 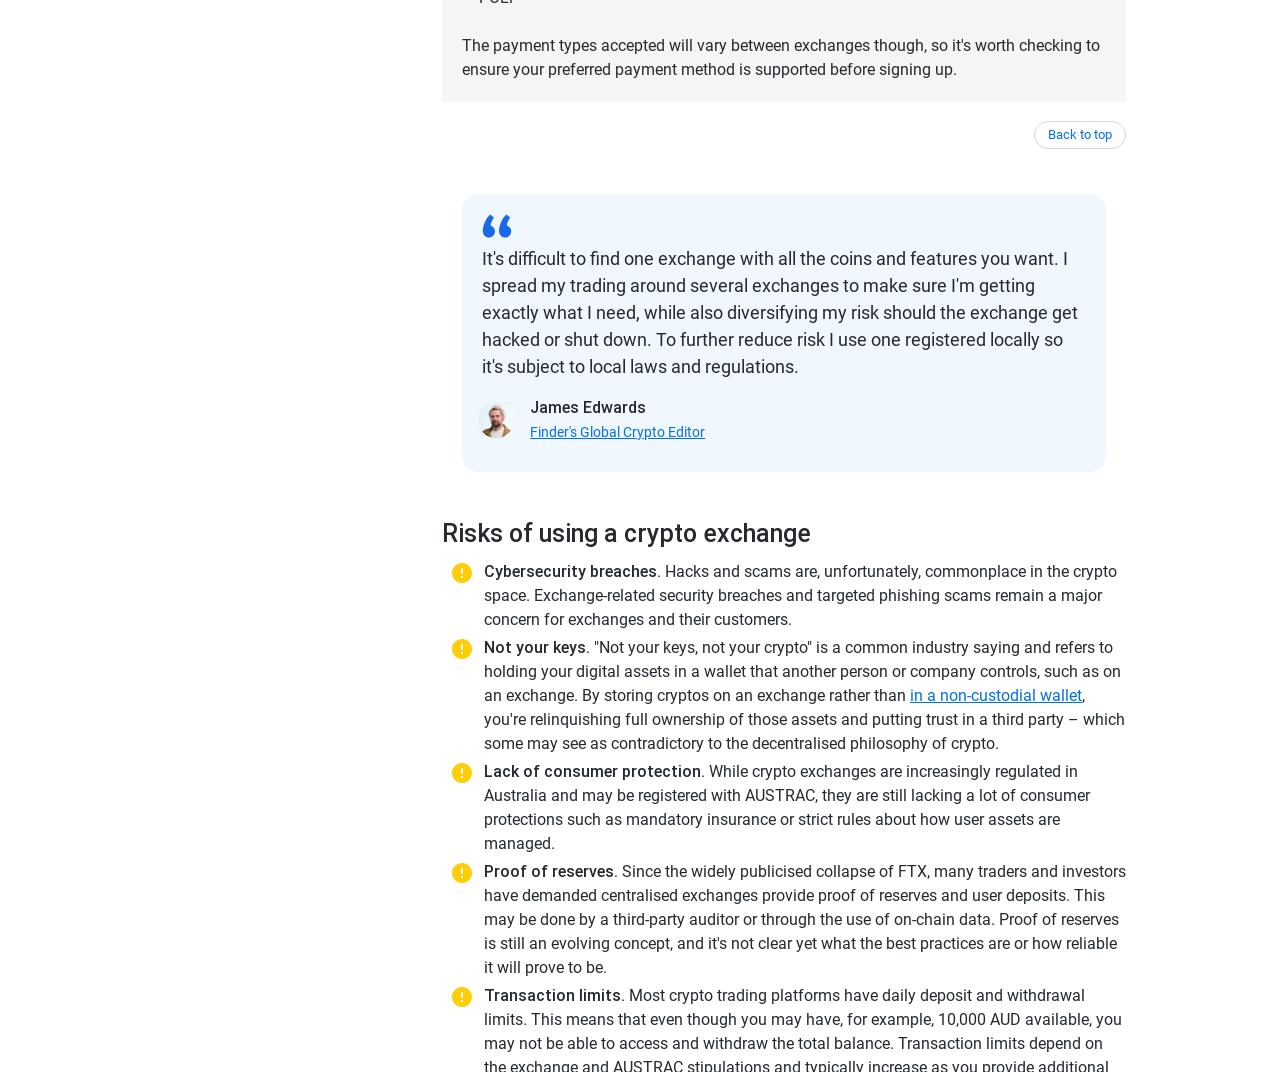 What do you see at coordinates (802, 670) in the screenshot?
I see `'"Not your keys, not your crypto" is a common industry saying and refers to holding your digital assets in a wallet that another person or company controls, such as on an exchange. By storing cryptos on an exchange rather than'` at bounding box center [802, 670].